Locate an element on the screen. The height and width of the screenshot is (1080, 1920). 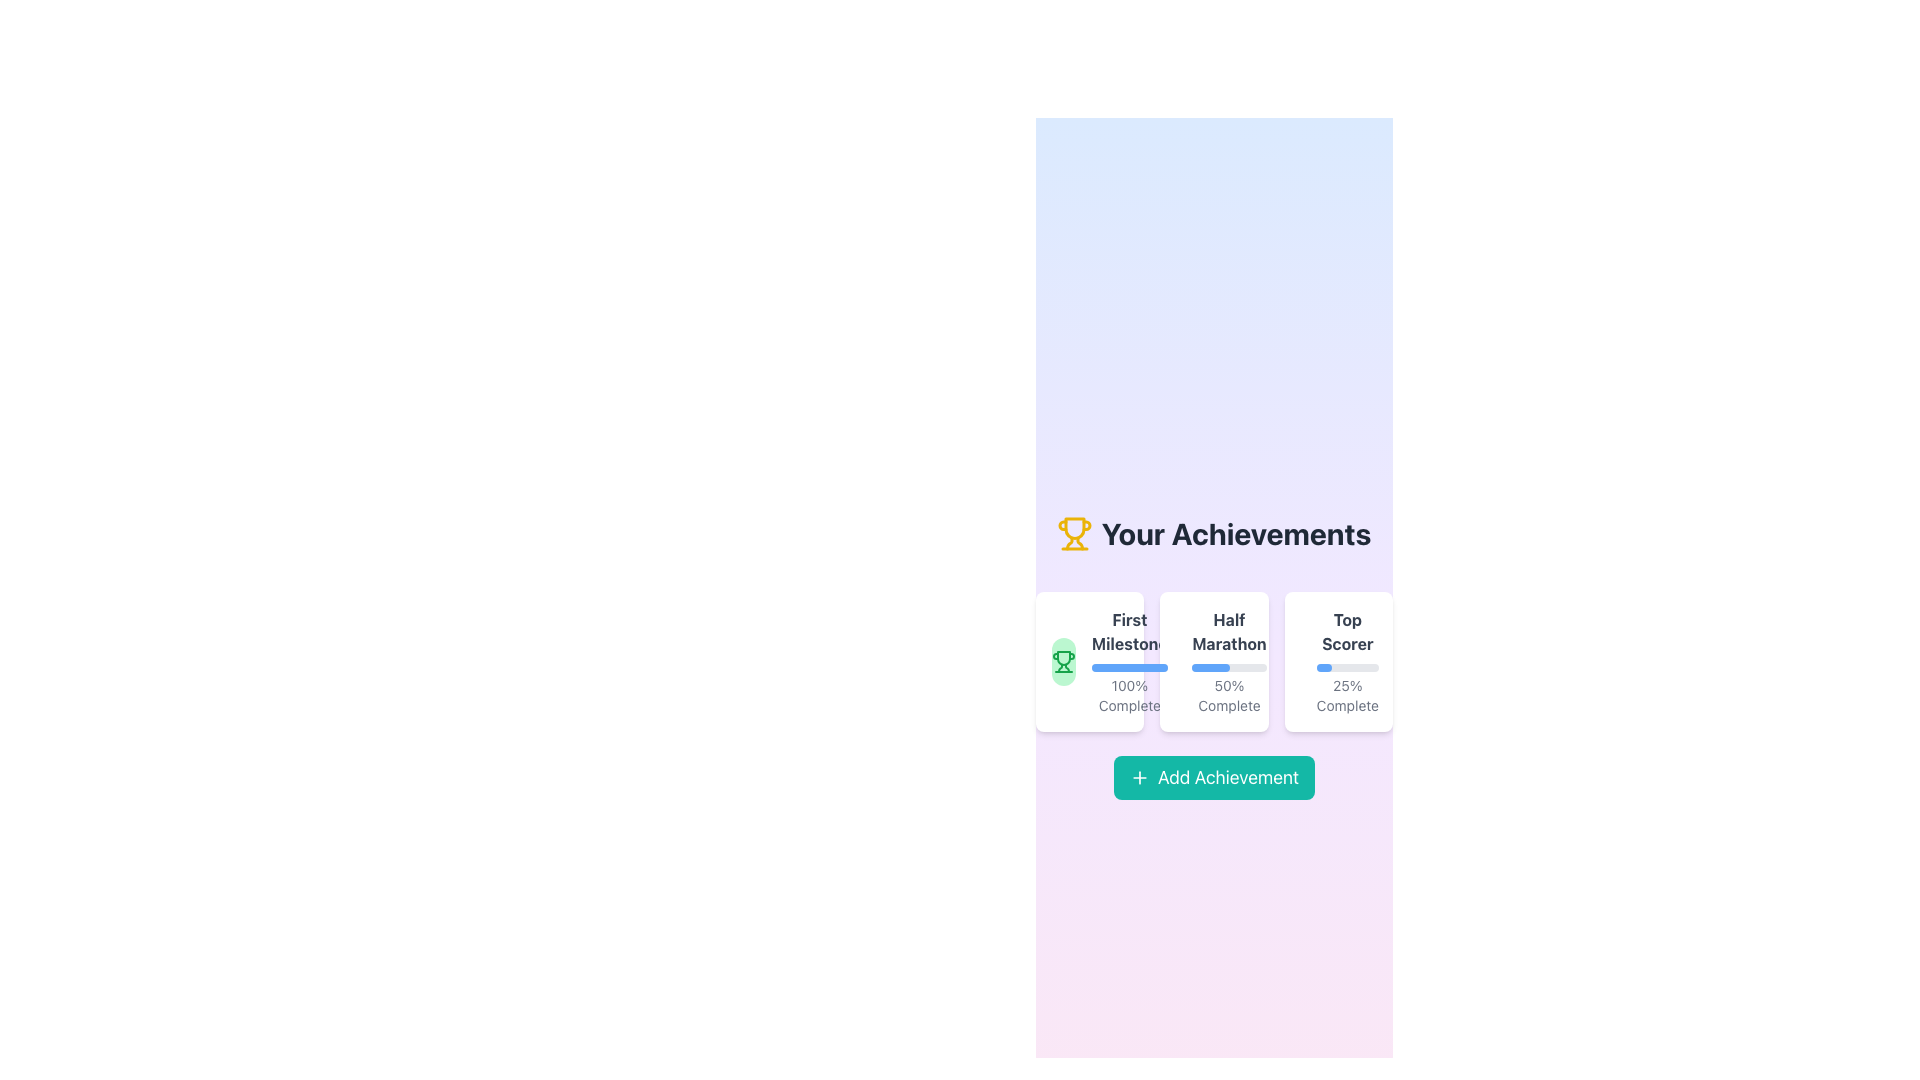
the progress bar that visually represents the completion percentage of the 'First Milestone', located below the text 'First Milestone' and above '100% Complete' is located at coordinates (1129, 667).